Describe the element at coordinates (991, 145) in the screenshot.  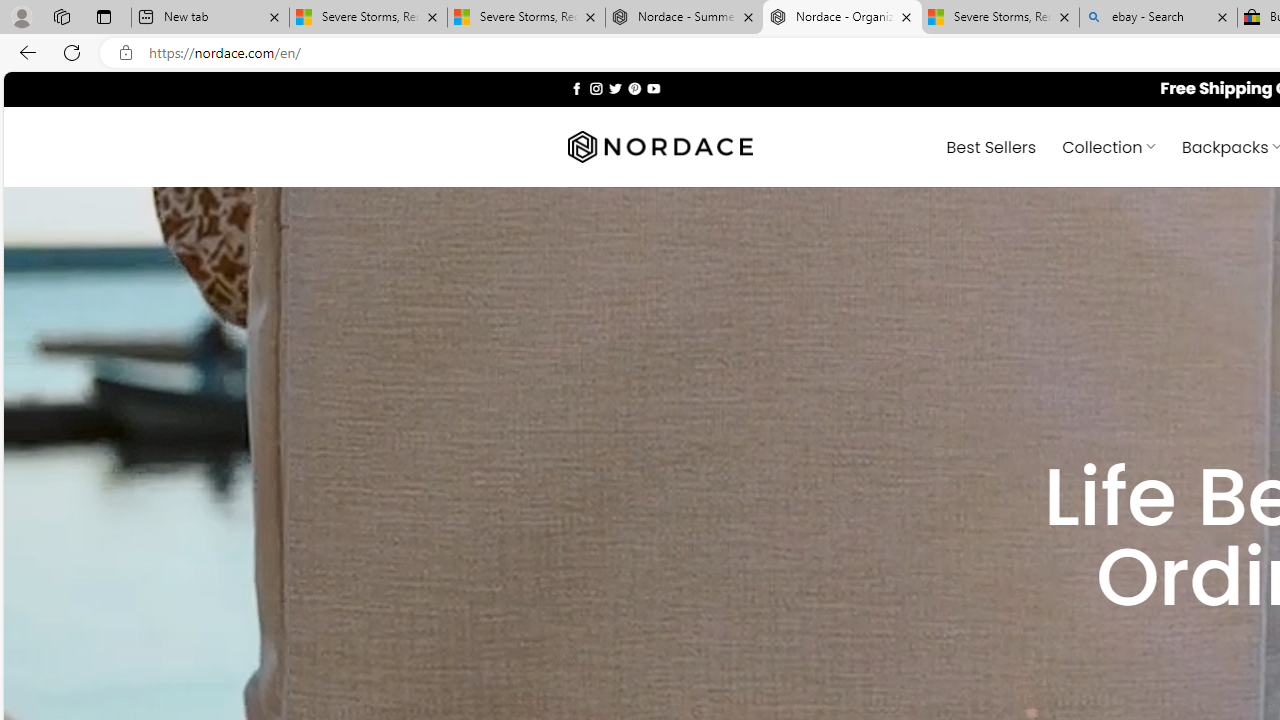
I see `' Best Sellers'` at that location.